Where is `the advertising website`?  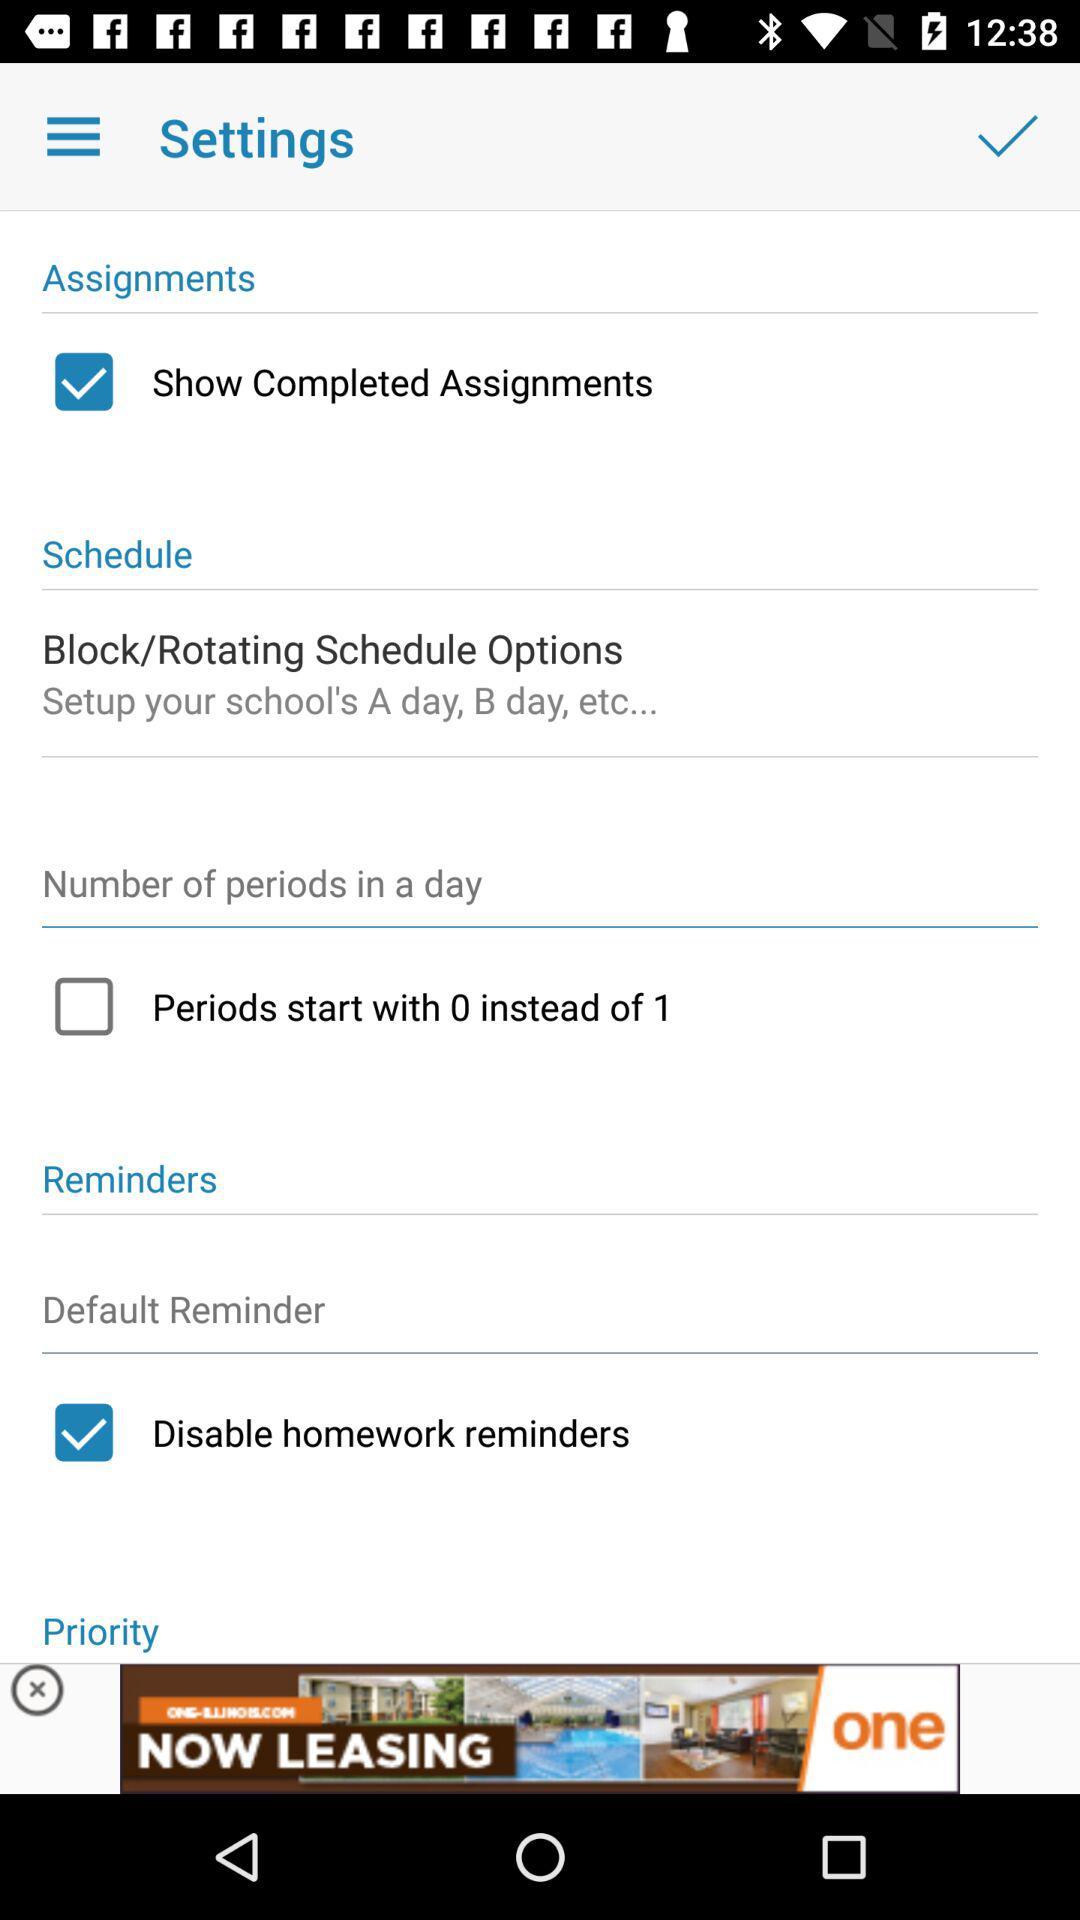
the advertising website is located at coordinates (540, 1727).